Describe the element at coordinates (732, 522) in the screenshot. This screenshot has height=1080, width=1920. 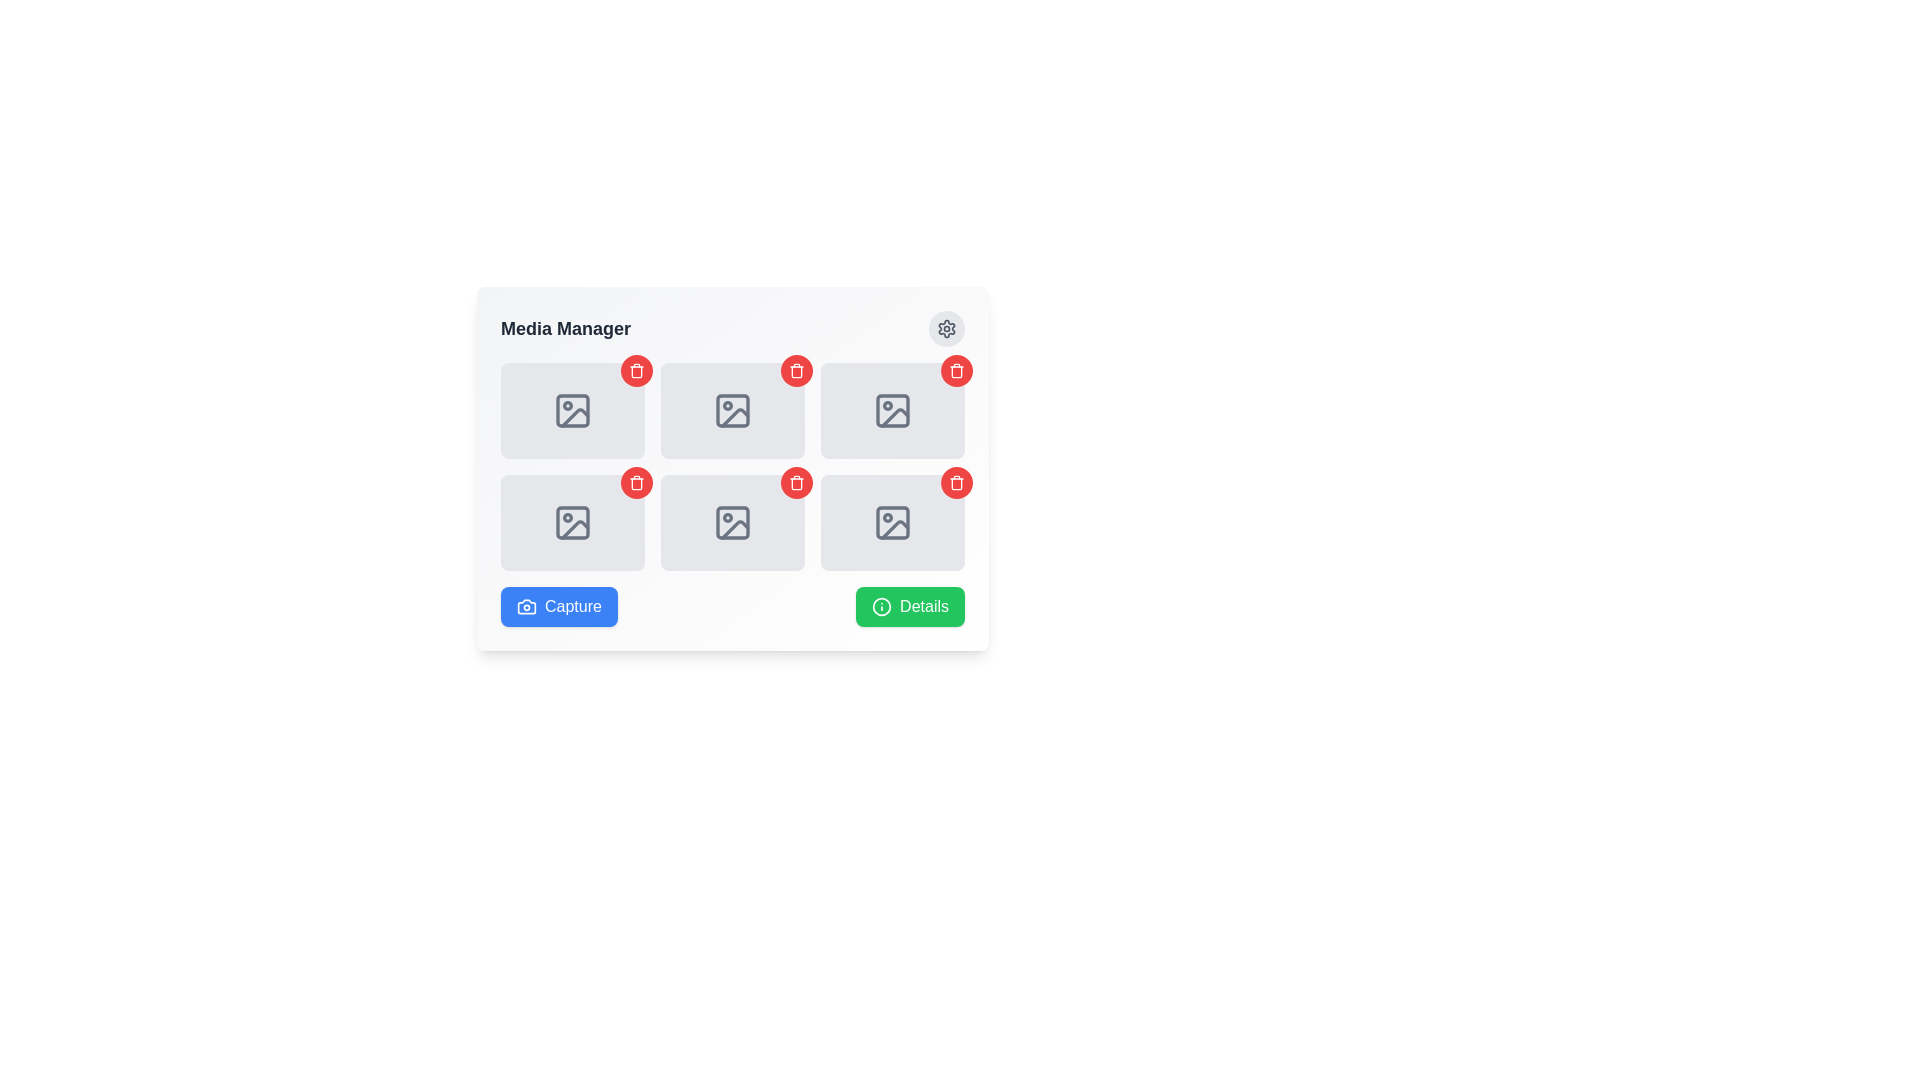
I see `the gray background button with a picture frame icon in the second row, second column of the grid` at that location.